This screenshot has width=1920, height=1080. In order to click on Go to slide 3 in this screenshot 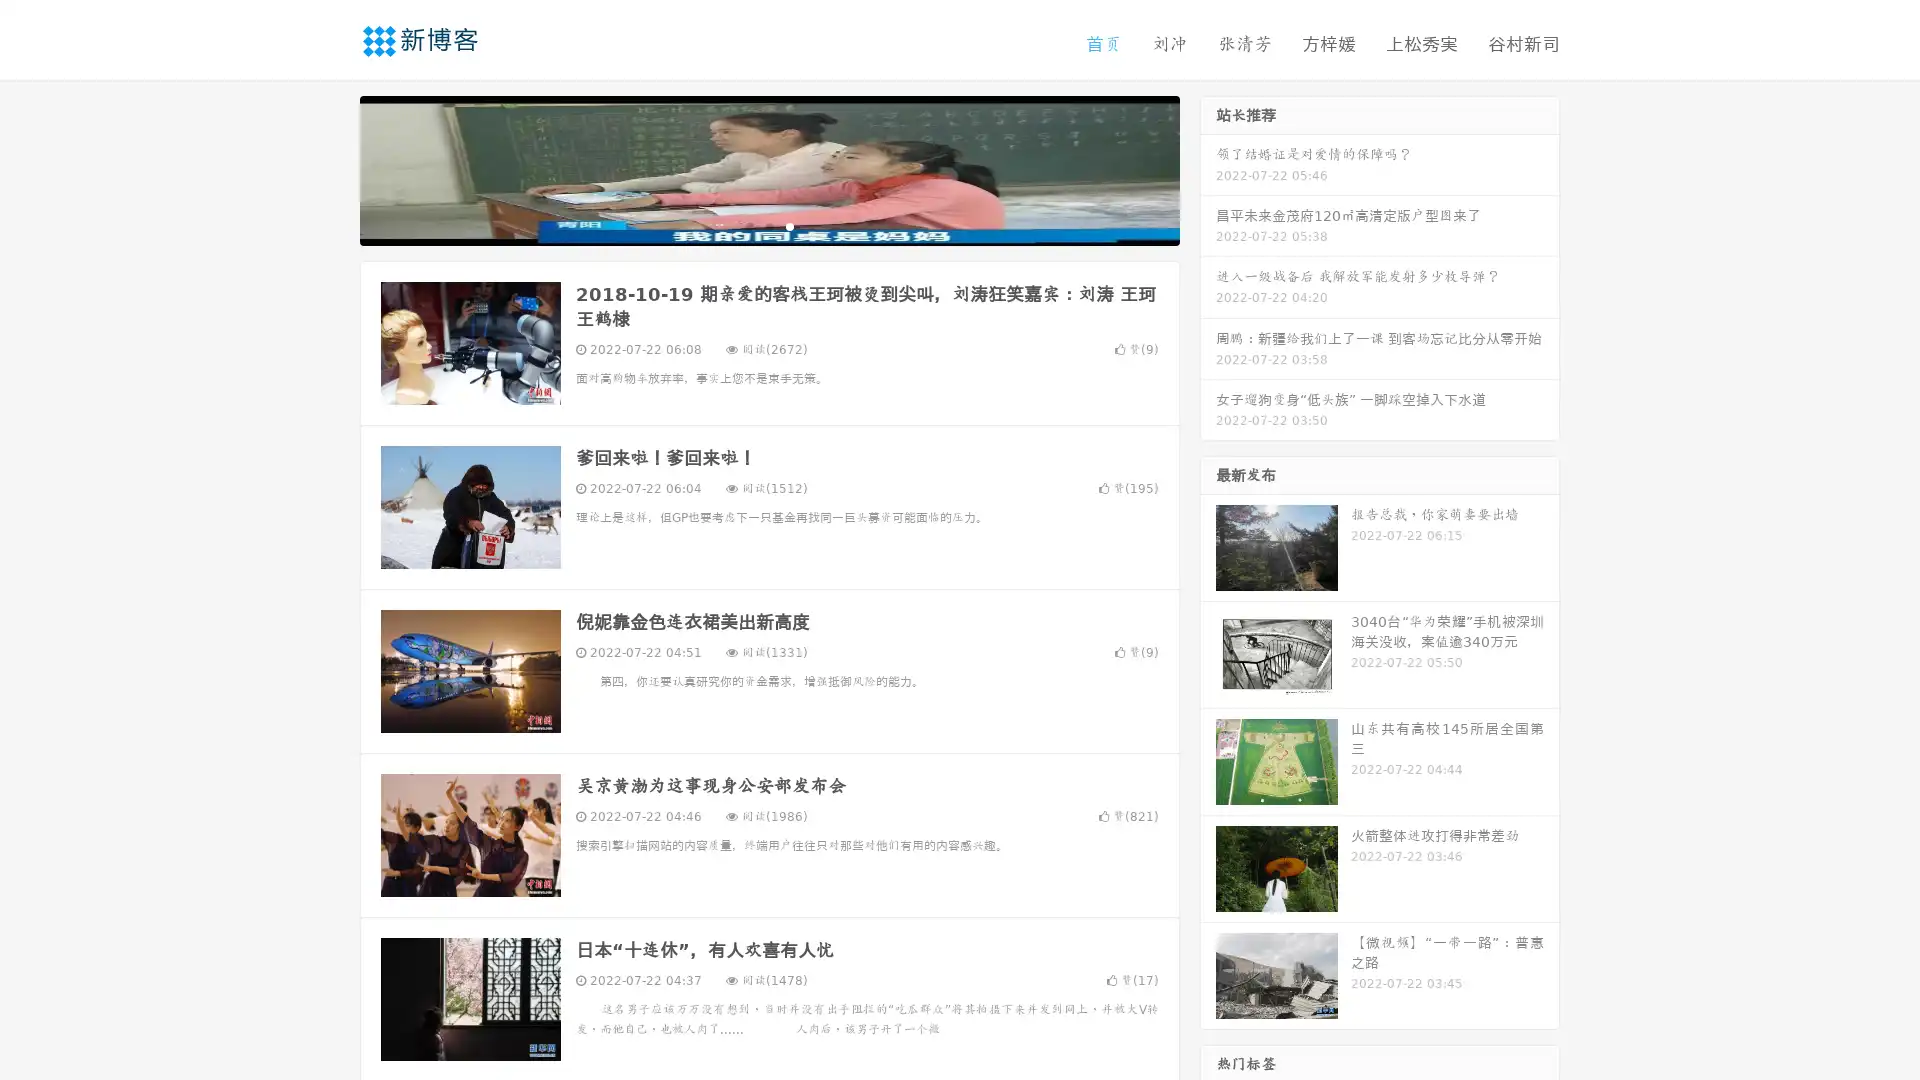, I will do `click(789, 225)`.